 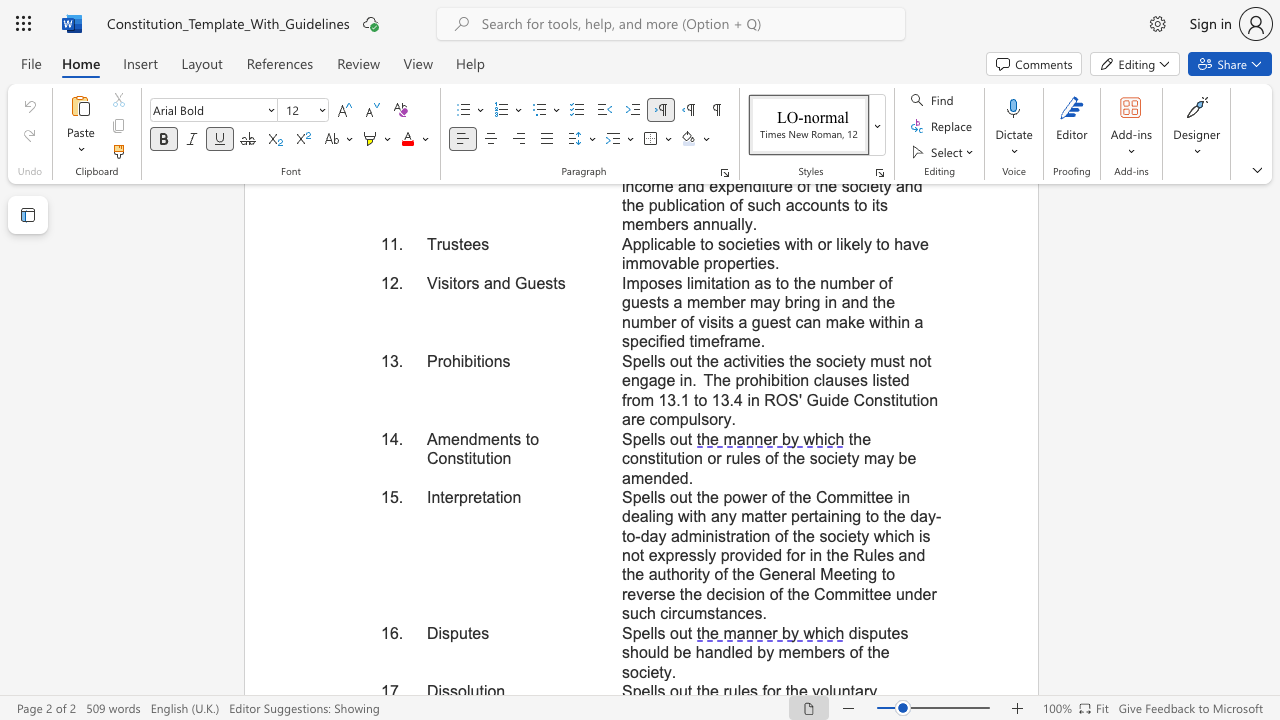 What do you see at coordinates (653, 633) in the screenshot?
I see `the subset text "ls ou" within the text "Spells out"` at bounding box center [653, 633].